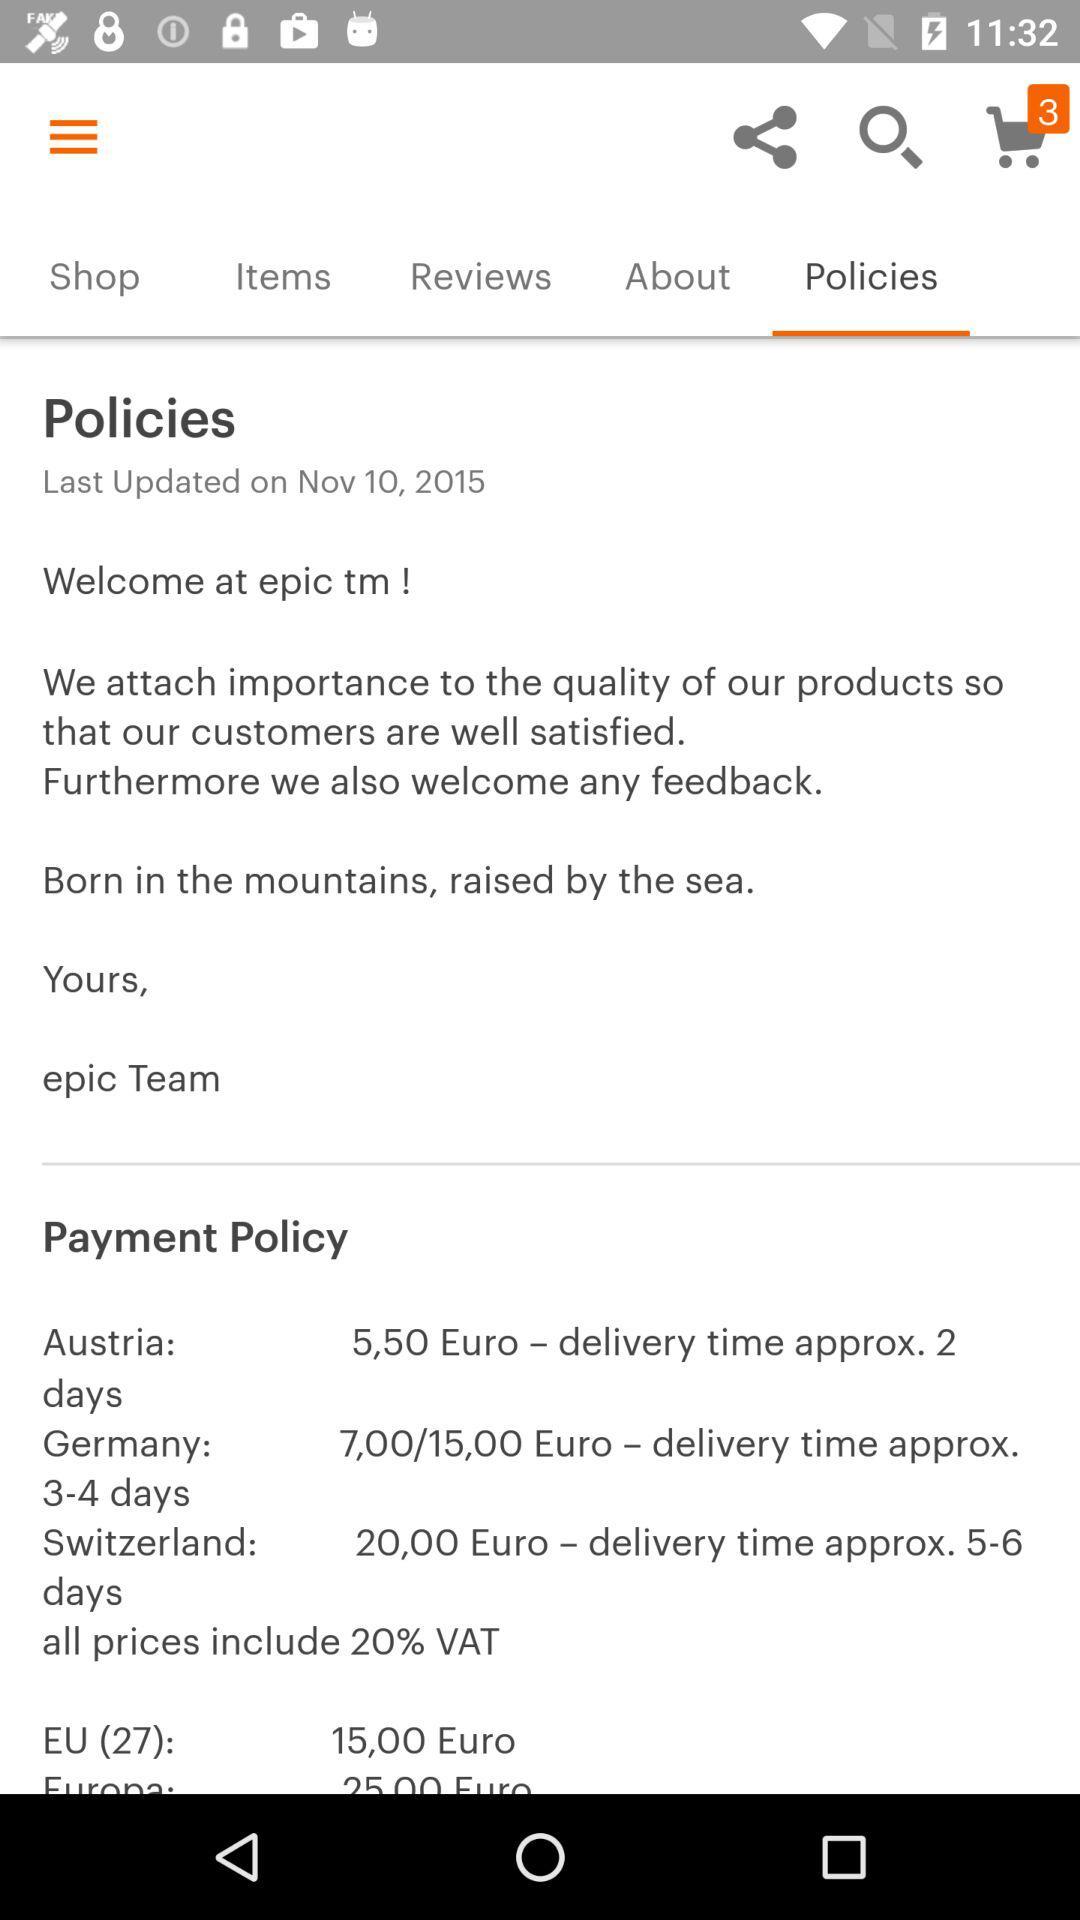 This screenshot has width=1080, height=1920. Describe the element at coordinates (540, 1232) in the screenshot. I see `item above the austria 5 50 icon` at that location.